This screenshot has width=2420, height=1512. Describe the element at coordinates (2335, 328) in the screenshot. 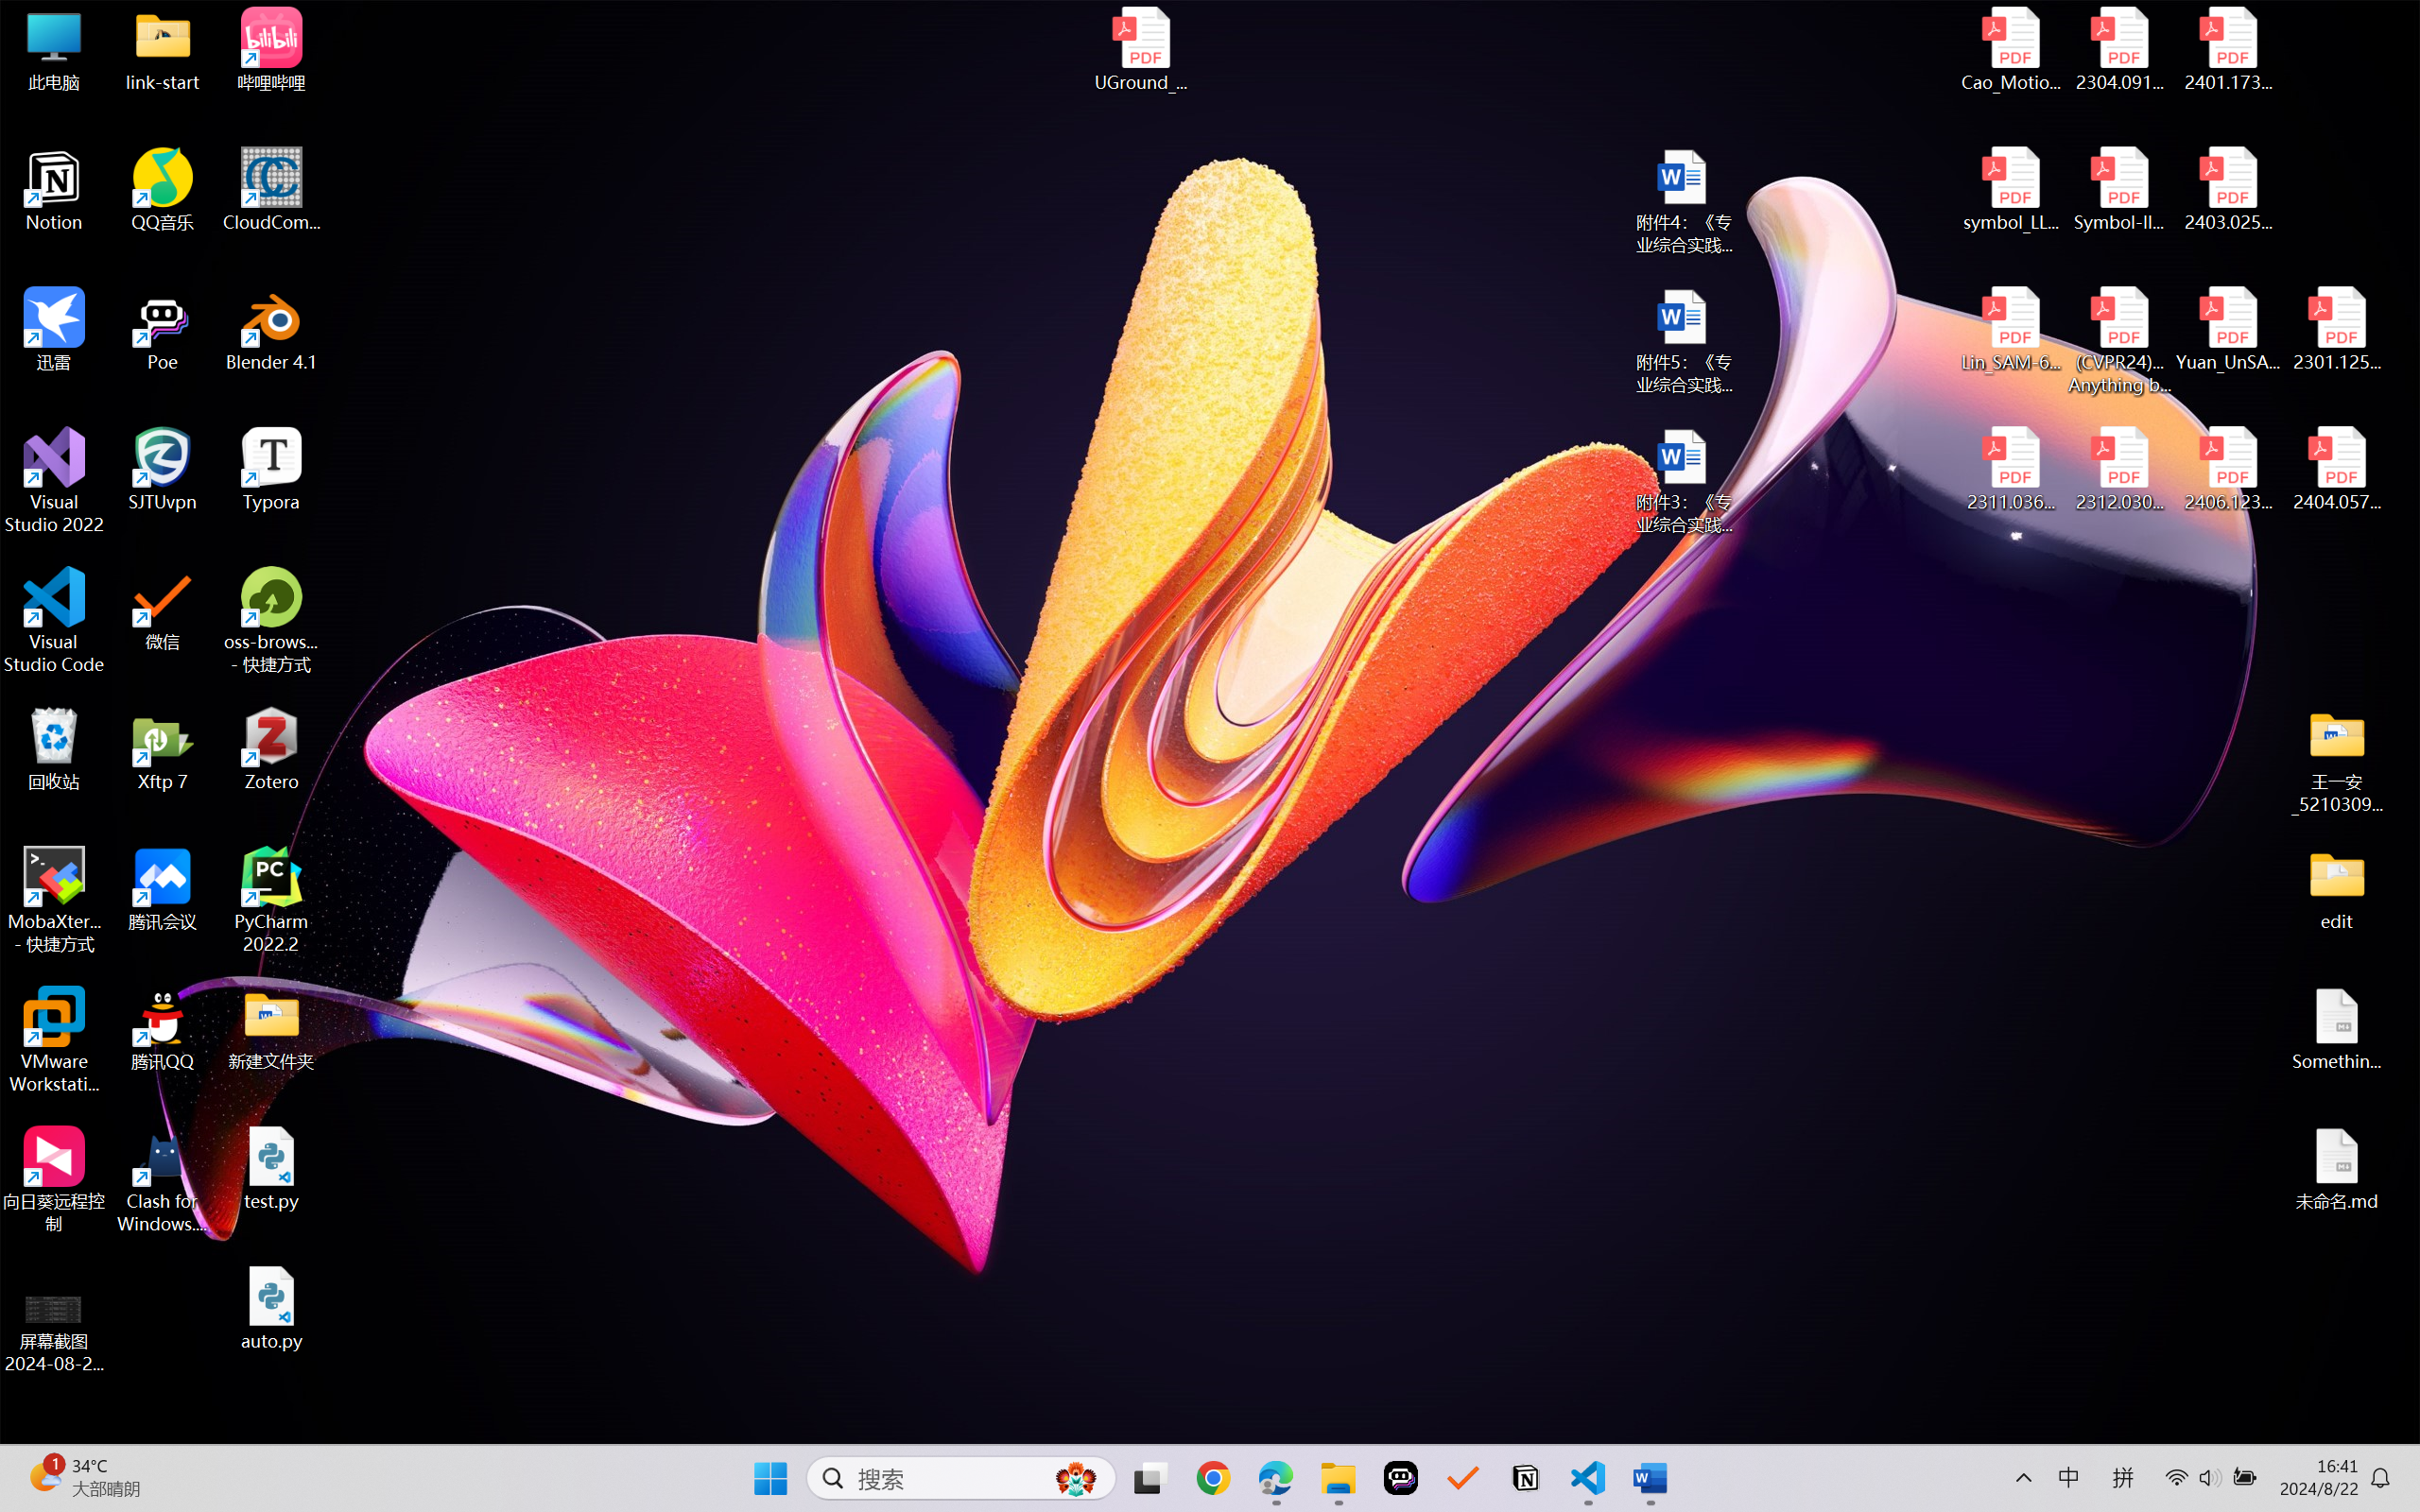

I see `'2301.12597v3.pdf'` at that location.